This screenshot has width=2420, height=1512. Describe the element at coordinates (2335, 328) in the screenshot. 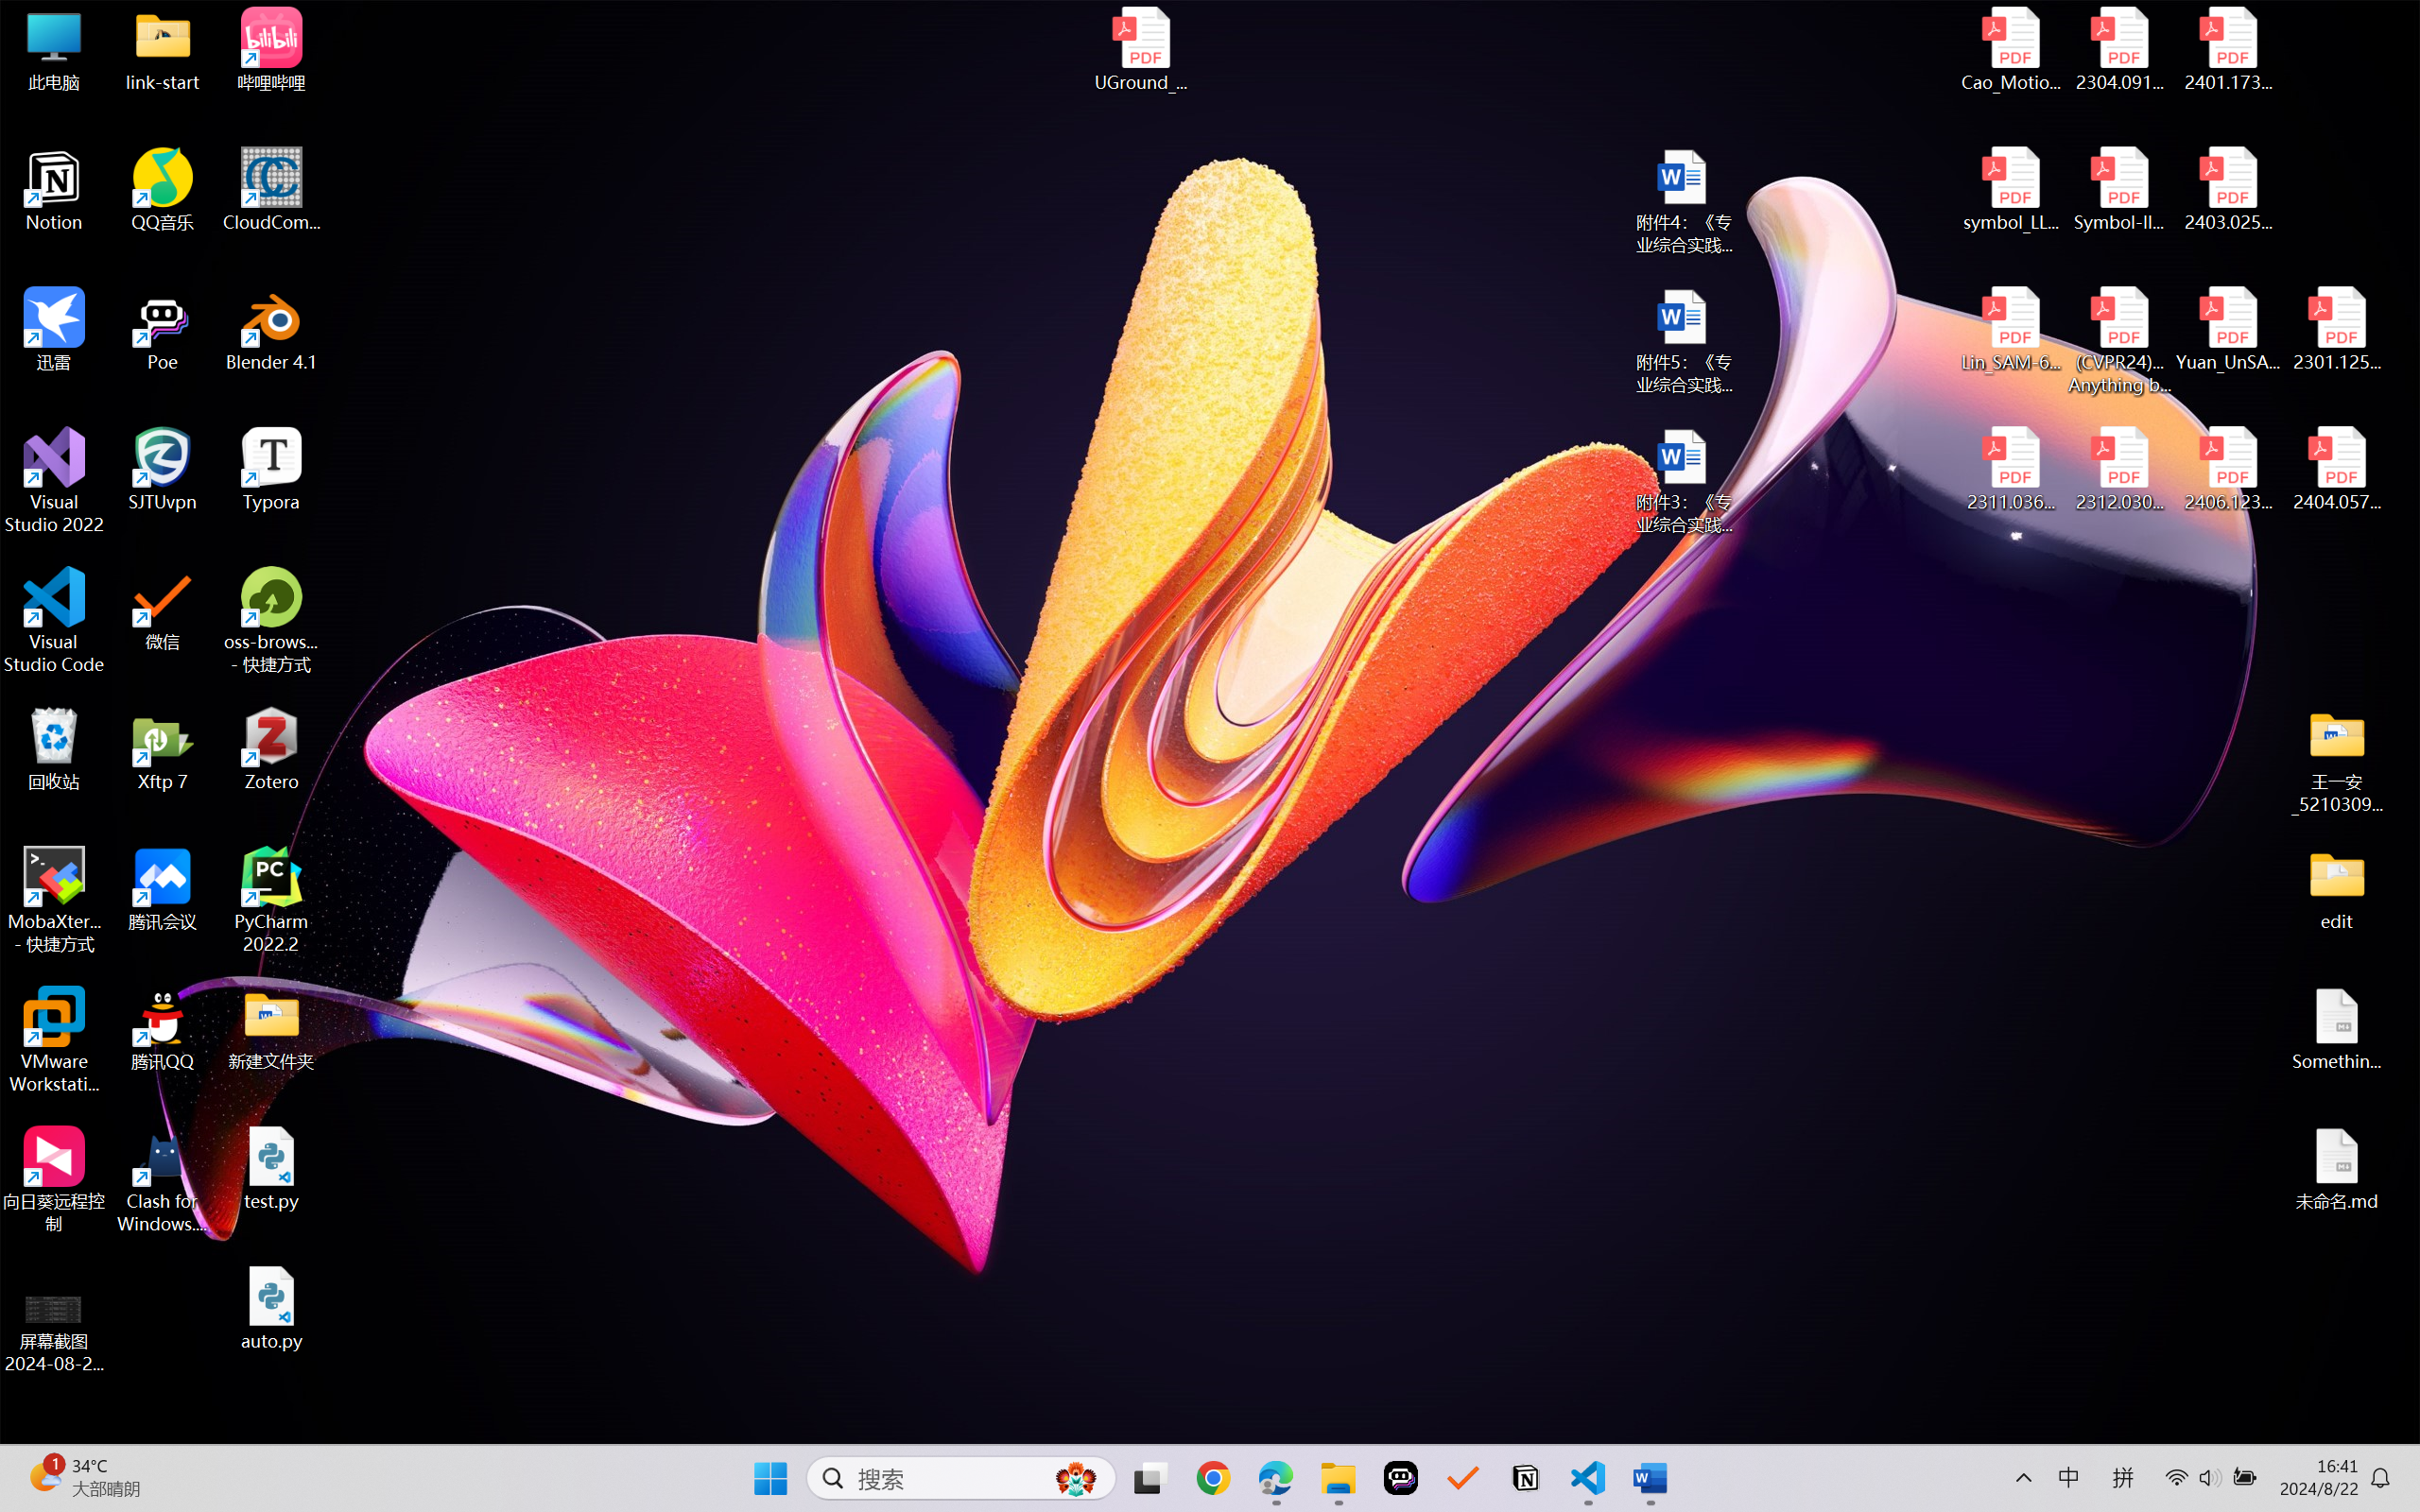

I see `'2301.12597v3.pdf'` at that location.